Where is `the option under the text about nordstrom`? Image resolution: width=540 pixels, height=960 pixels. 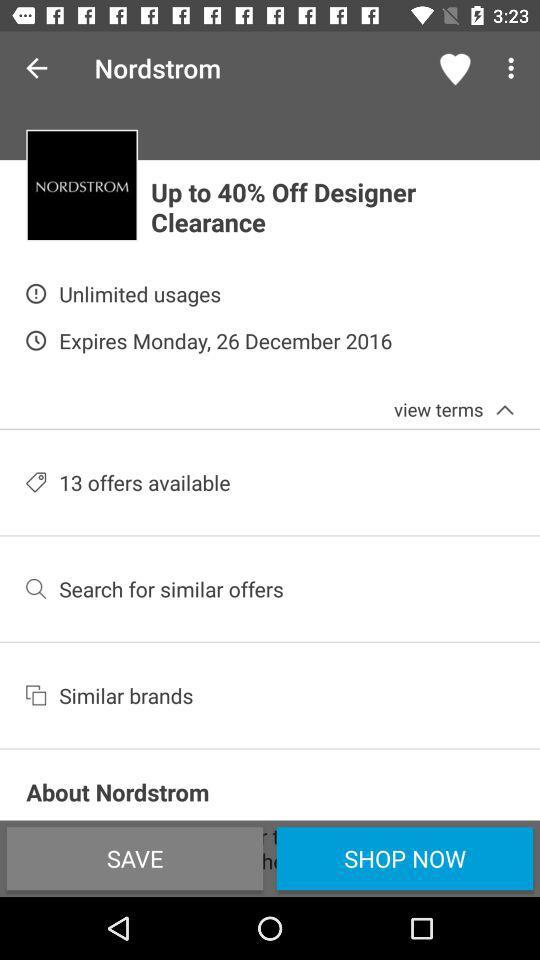 the option under the text about nordstrom is located at coordinates (135, 857).